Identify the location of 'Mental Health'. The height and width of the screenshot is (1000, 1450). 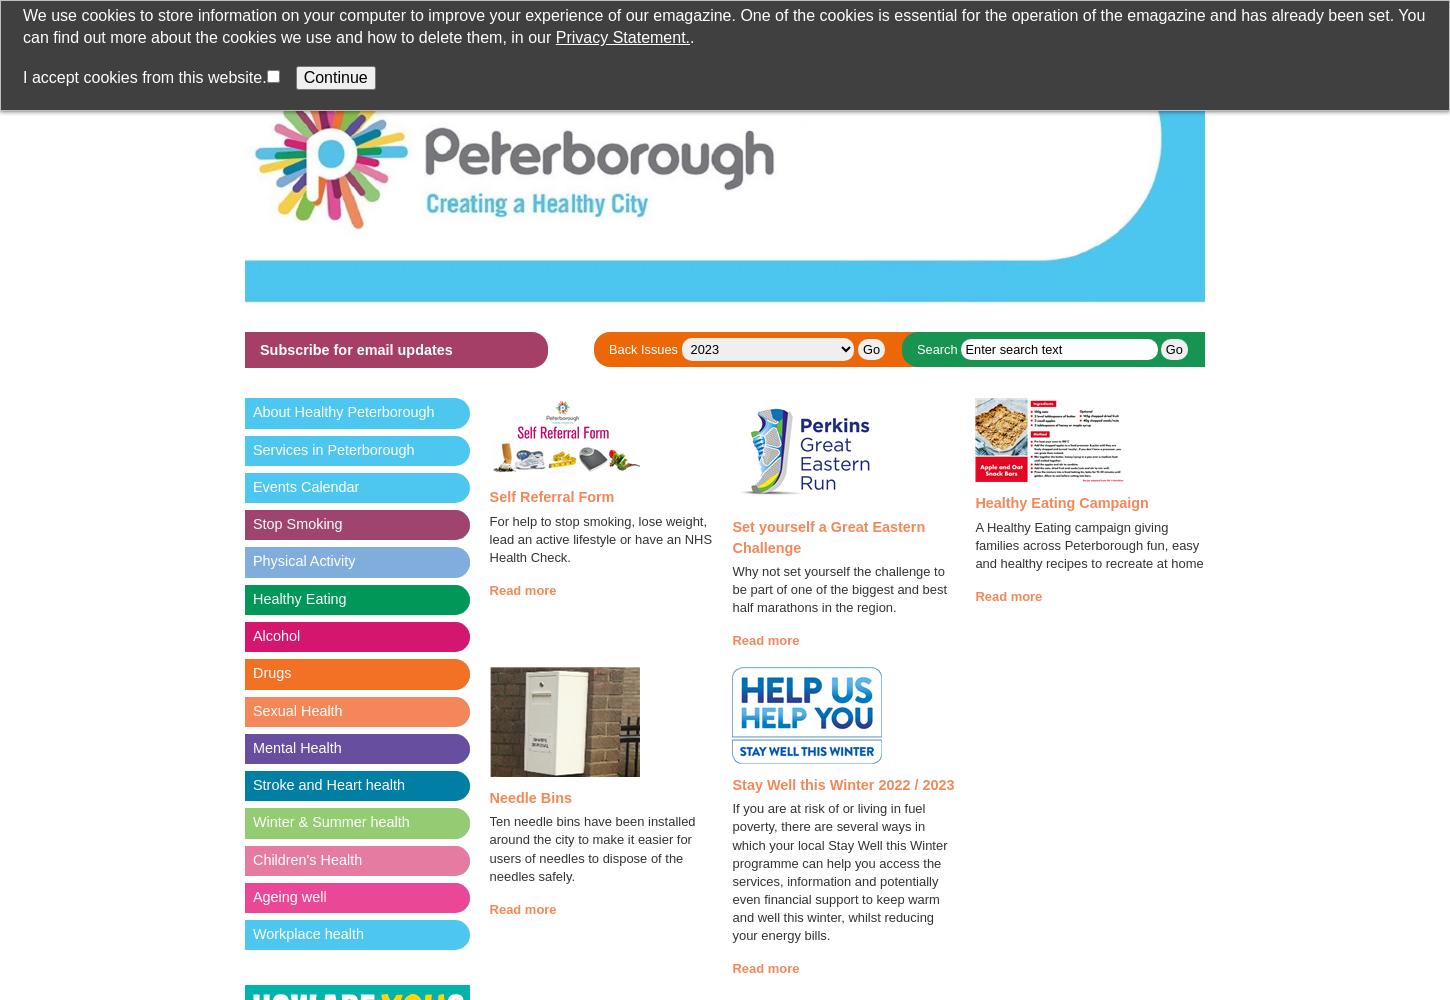
(296, 746).